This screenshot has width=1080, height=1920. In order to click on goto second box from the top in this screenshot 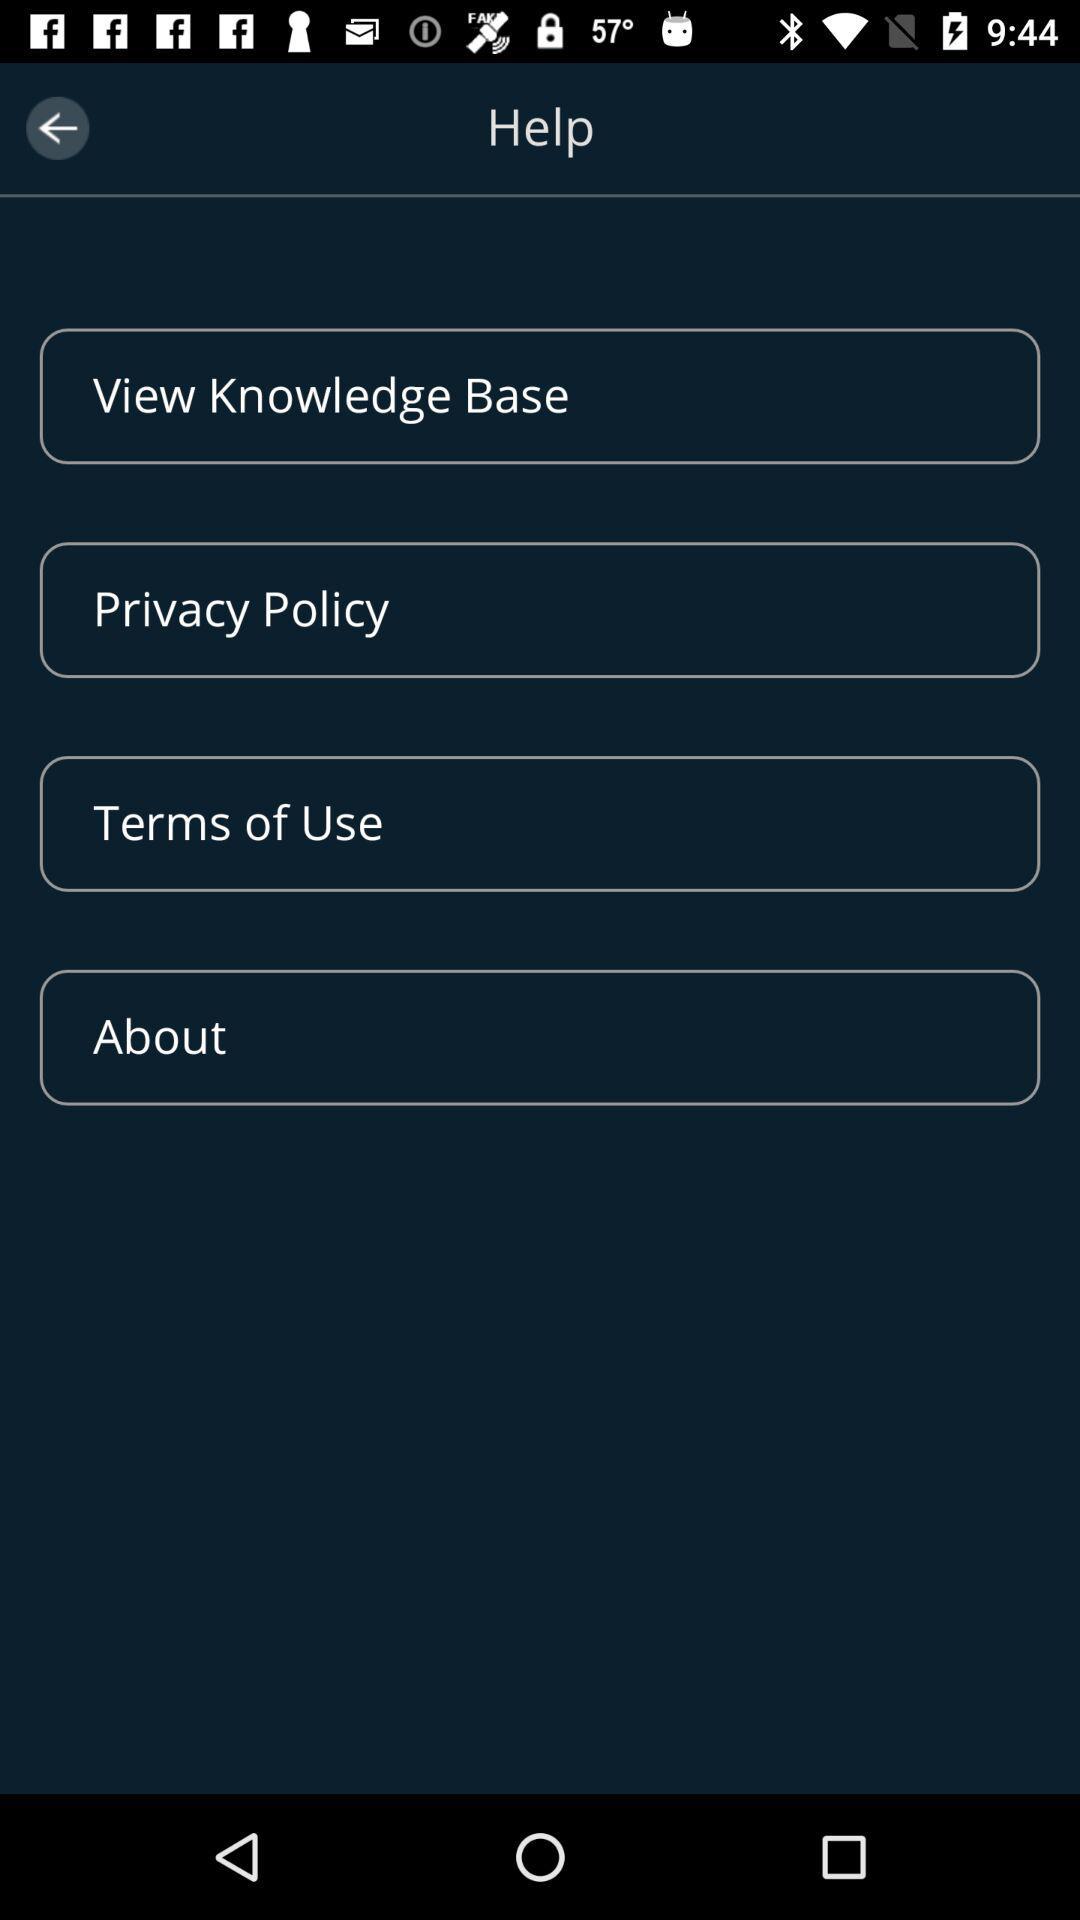, I will do `click(540, 608)`.